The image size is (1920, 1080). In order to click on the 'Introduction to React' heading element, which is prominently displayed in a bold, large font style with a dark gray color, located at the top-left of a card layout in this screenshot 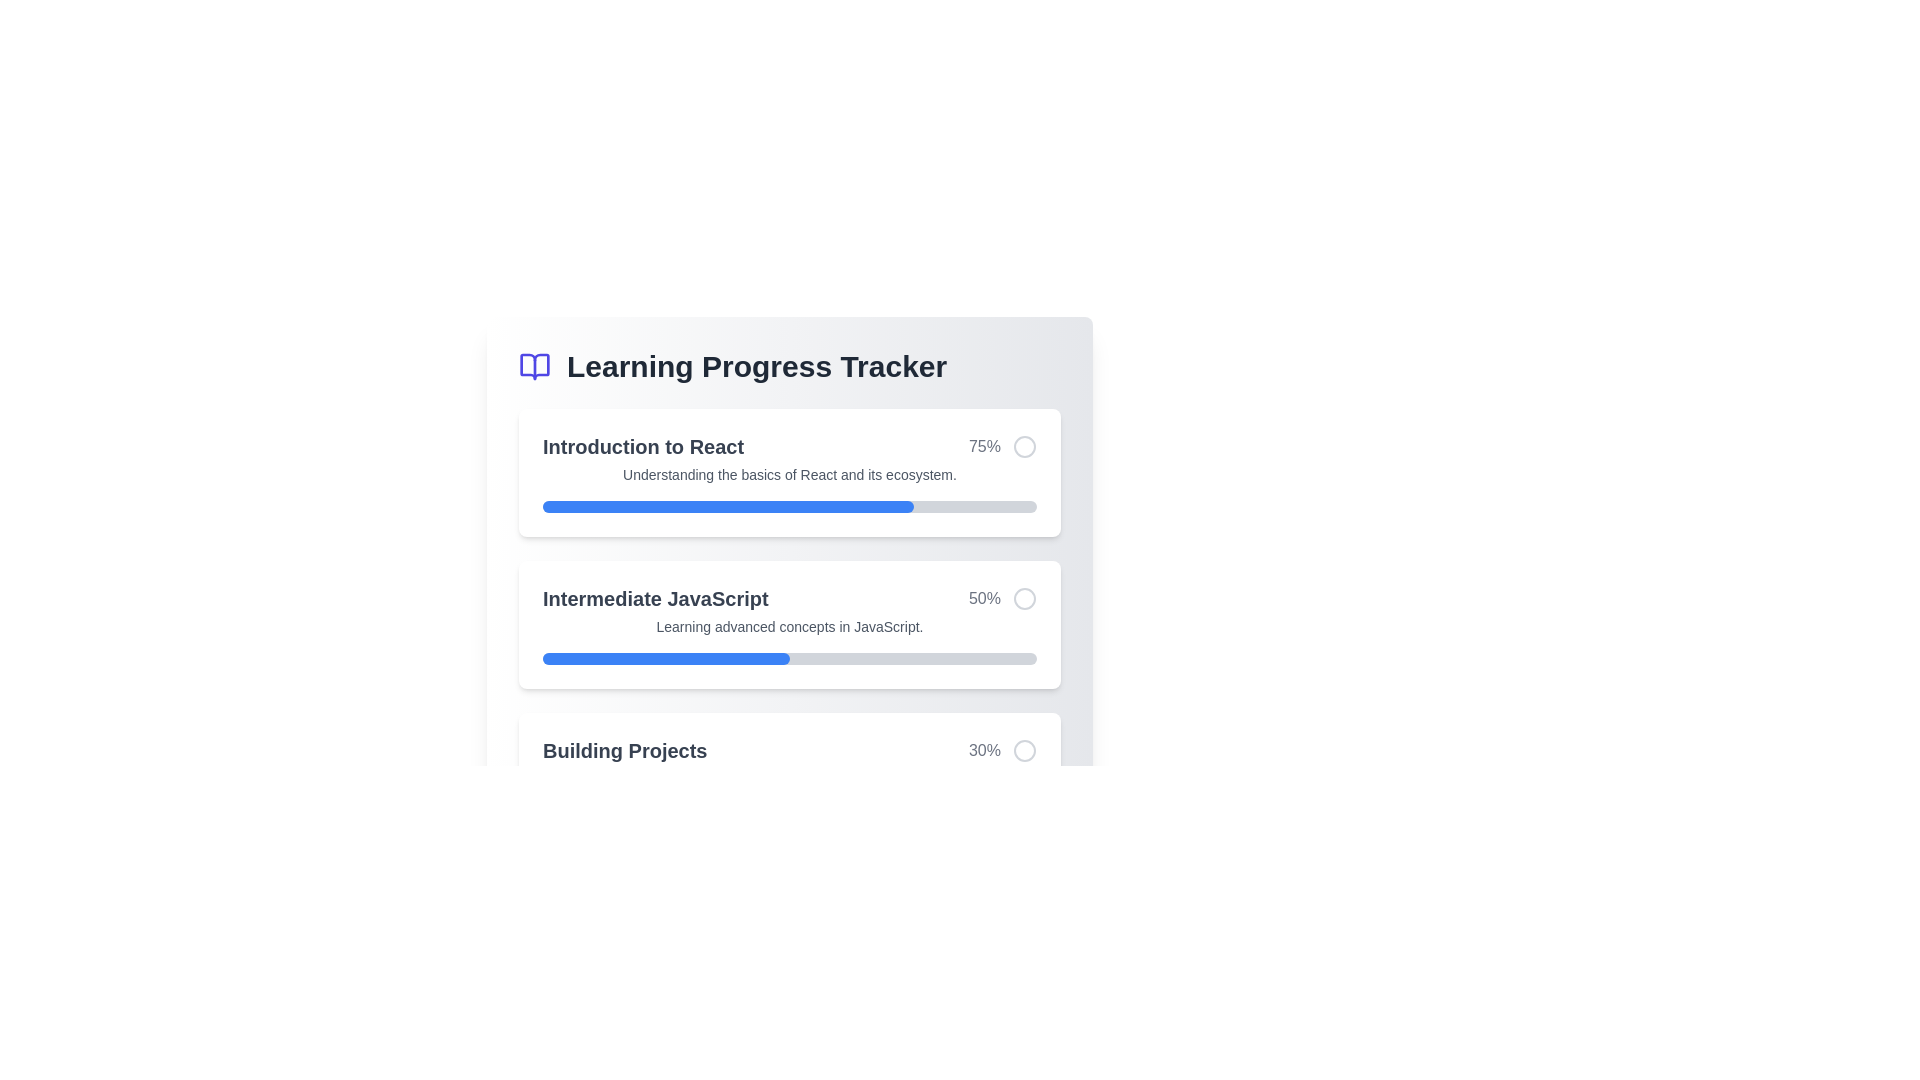, I will do `click(643, 446)`.